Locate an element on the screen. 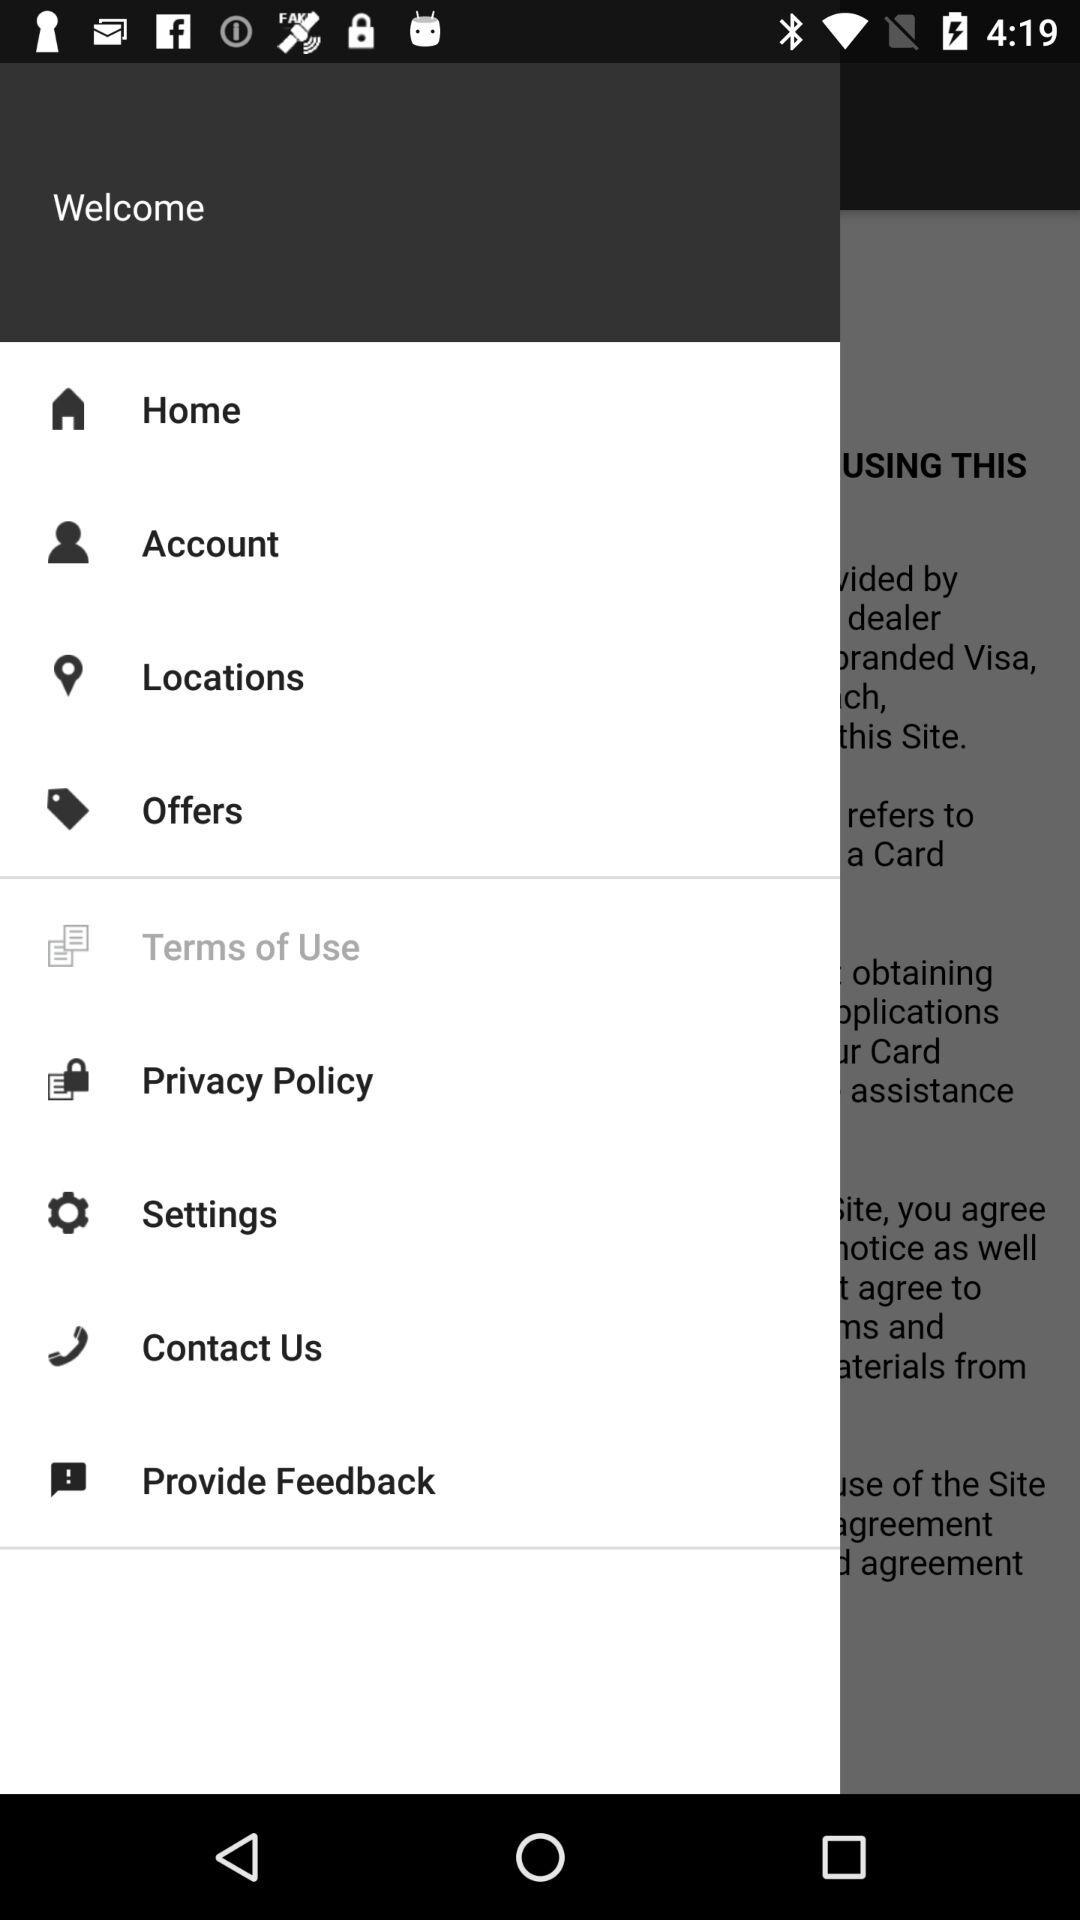 This screenshot has height=1920, width=1080. the location icon is located at coordinates (67, 676).